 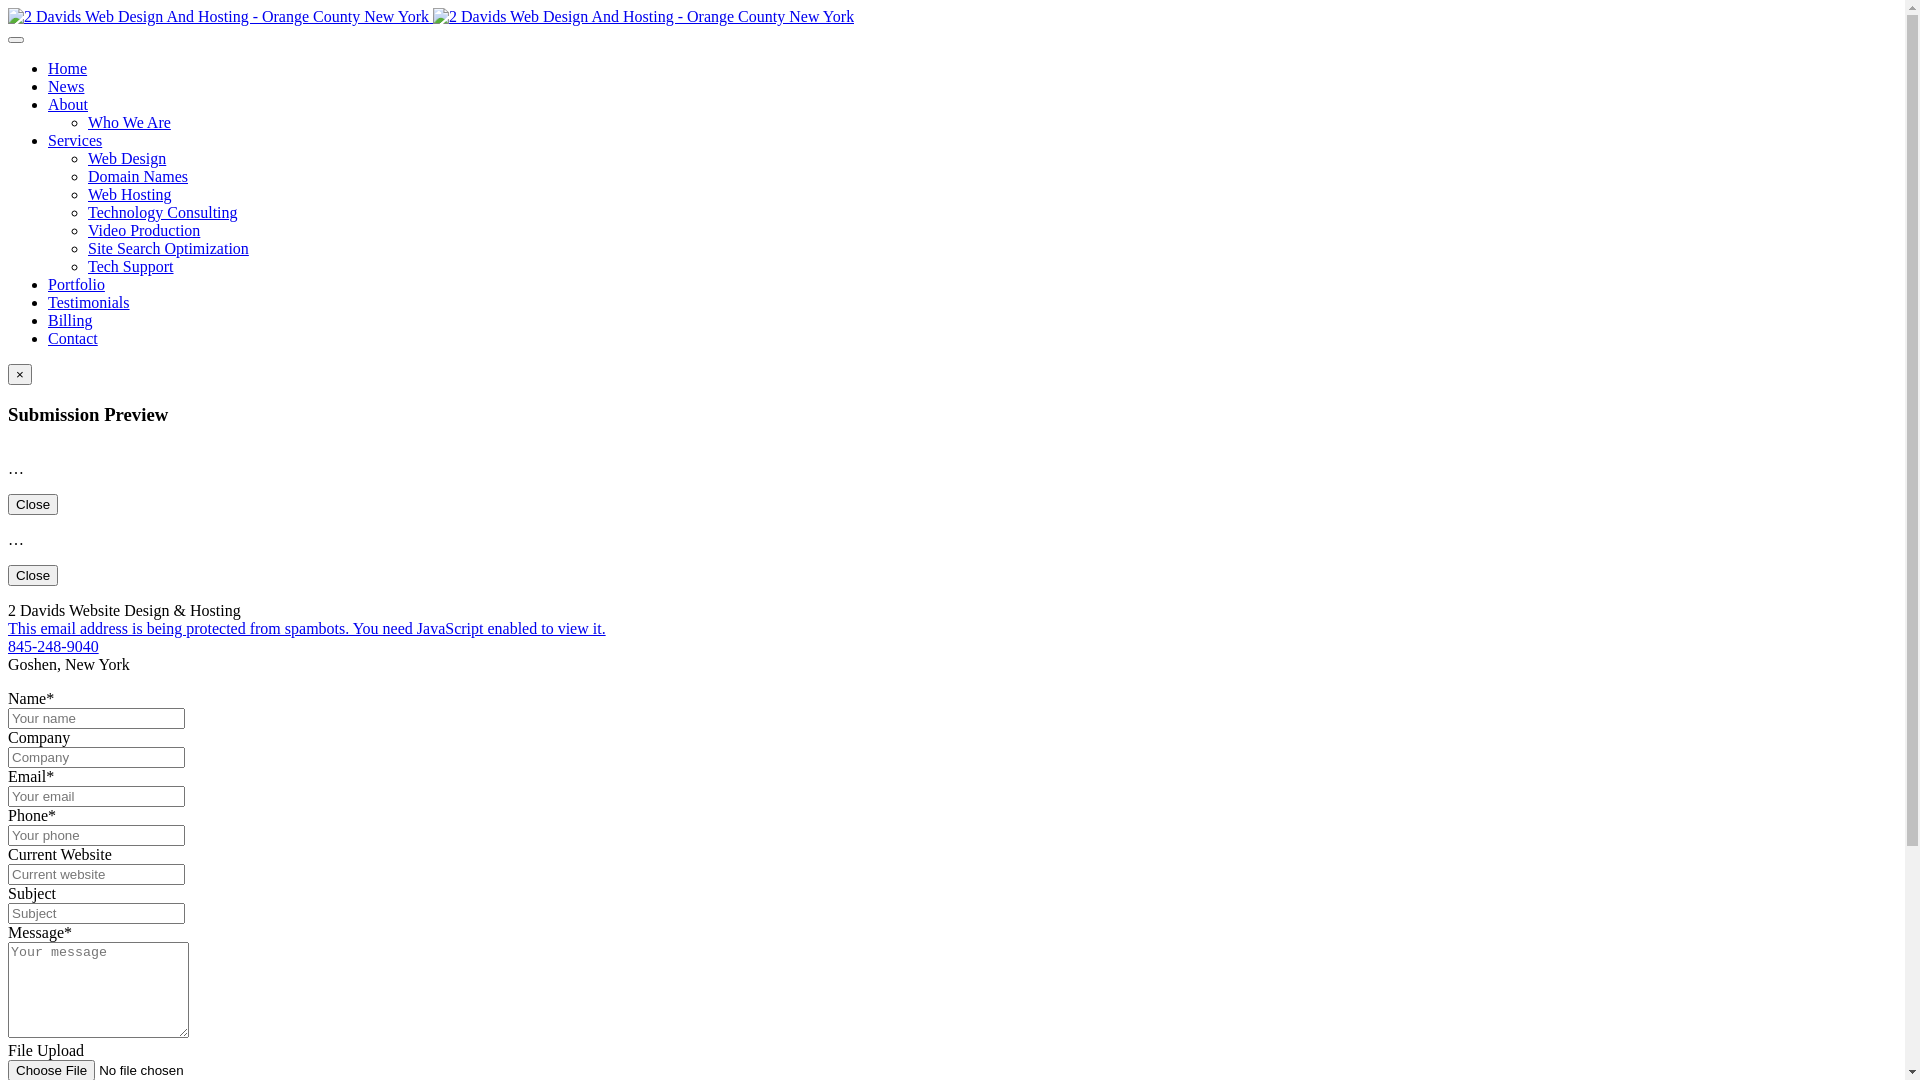 What do you see at coordinates (128, 194) in the screenshot?
I see `'Web Hosting'` at bounding box center [128, 194].